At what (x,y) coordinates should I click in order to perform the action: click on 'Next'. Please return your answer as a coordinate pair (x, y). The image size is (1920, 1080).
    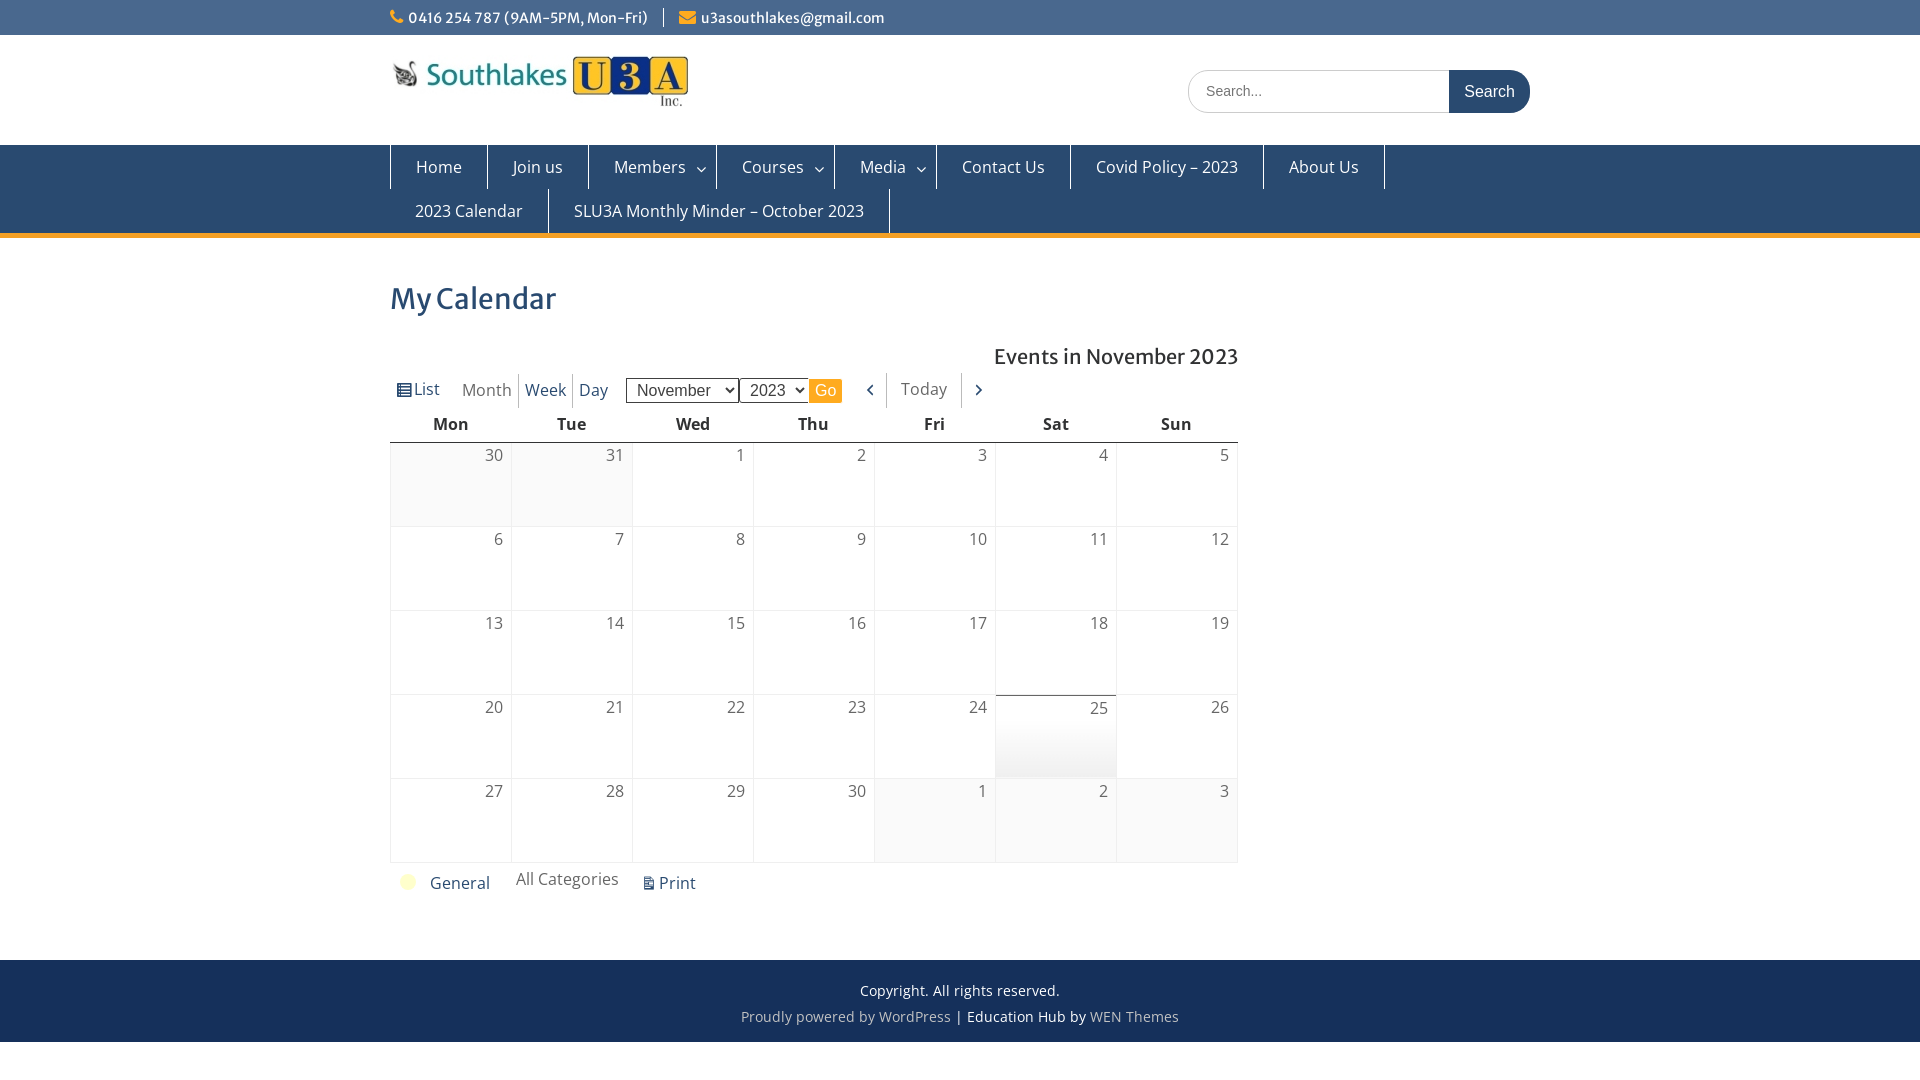
    Looking at the image, I should click on (978, 390).